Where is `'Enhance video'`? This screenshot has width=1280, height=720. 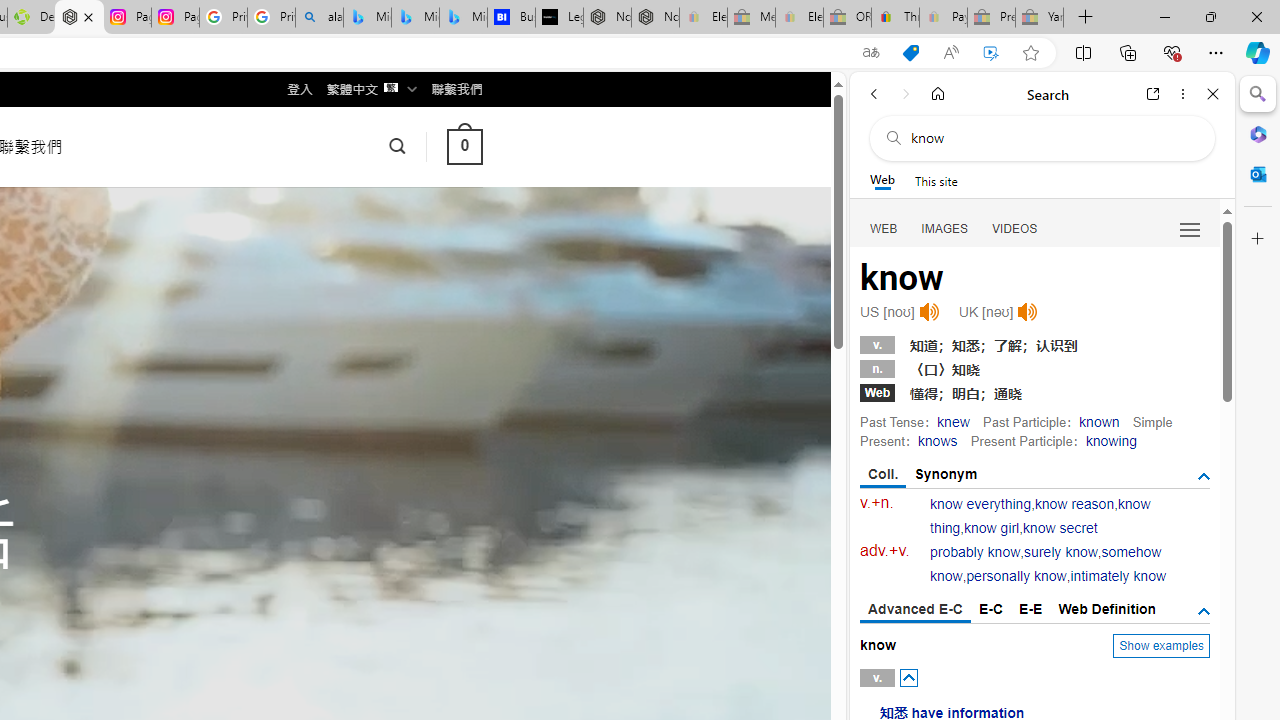 'Enhance video' is located at coordinates (991, 52).